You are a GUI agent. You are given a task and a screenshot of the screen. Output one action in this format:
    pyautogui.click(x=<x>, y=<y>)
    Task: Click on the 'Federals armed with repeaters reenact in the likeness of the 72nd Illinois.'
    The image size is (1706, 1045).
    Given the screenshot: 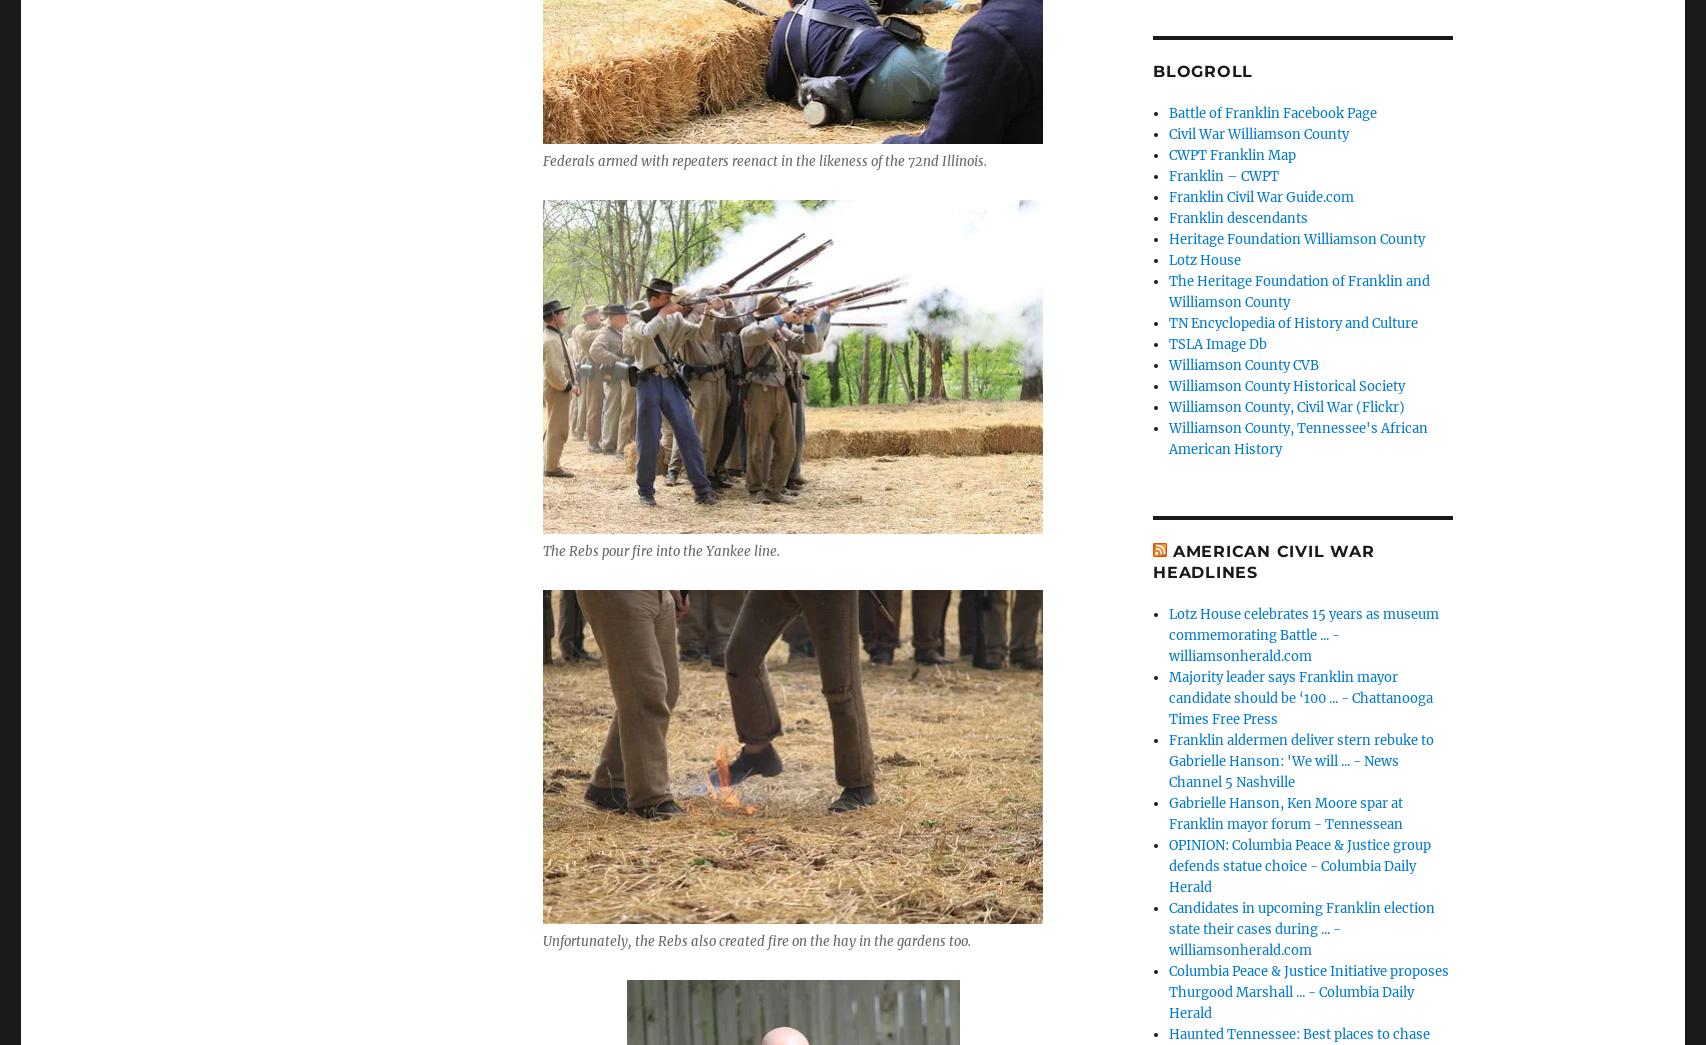 What is the action you would take?
    pyautogui.click(x=763, y=160)
    